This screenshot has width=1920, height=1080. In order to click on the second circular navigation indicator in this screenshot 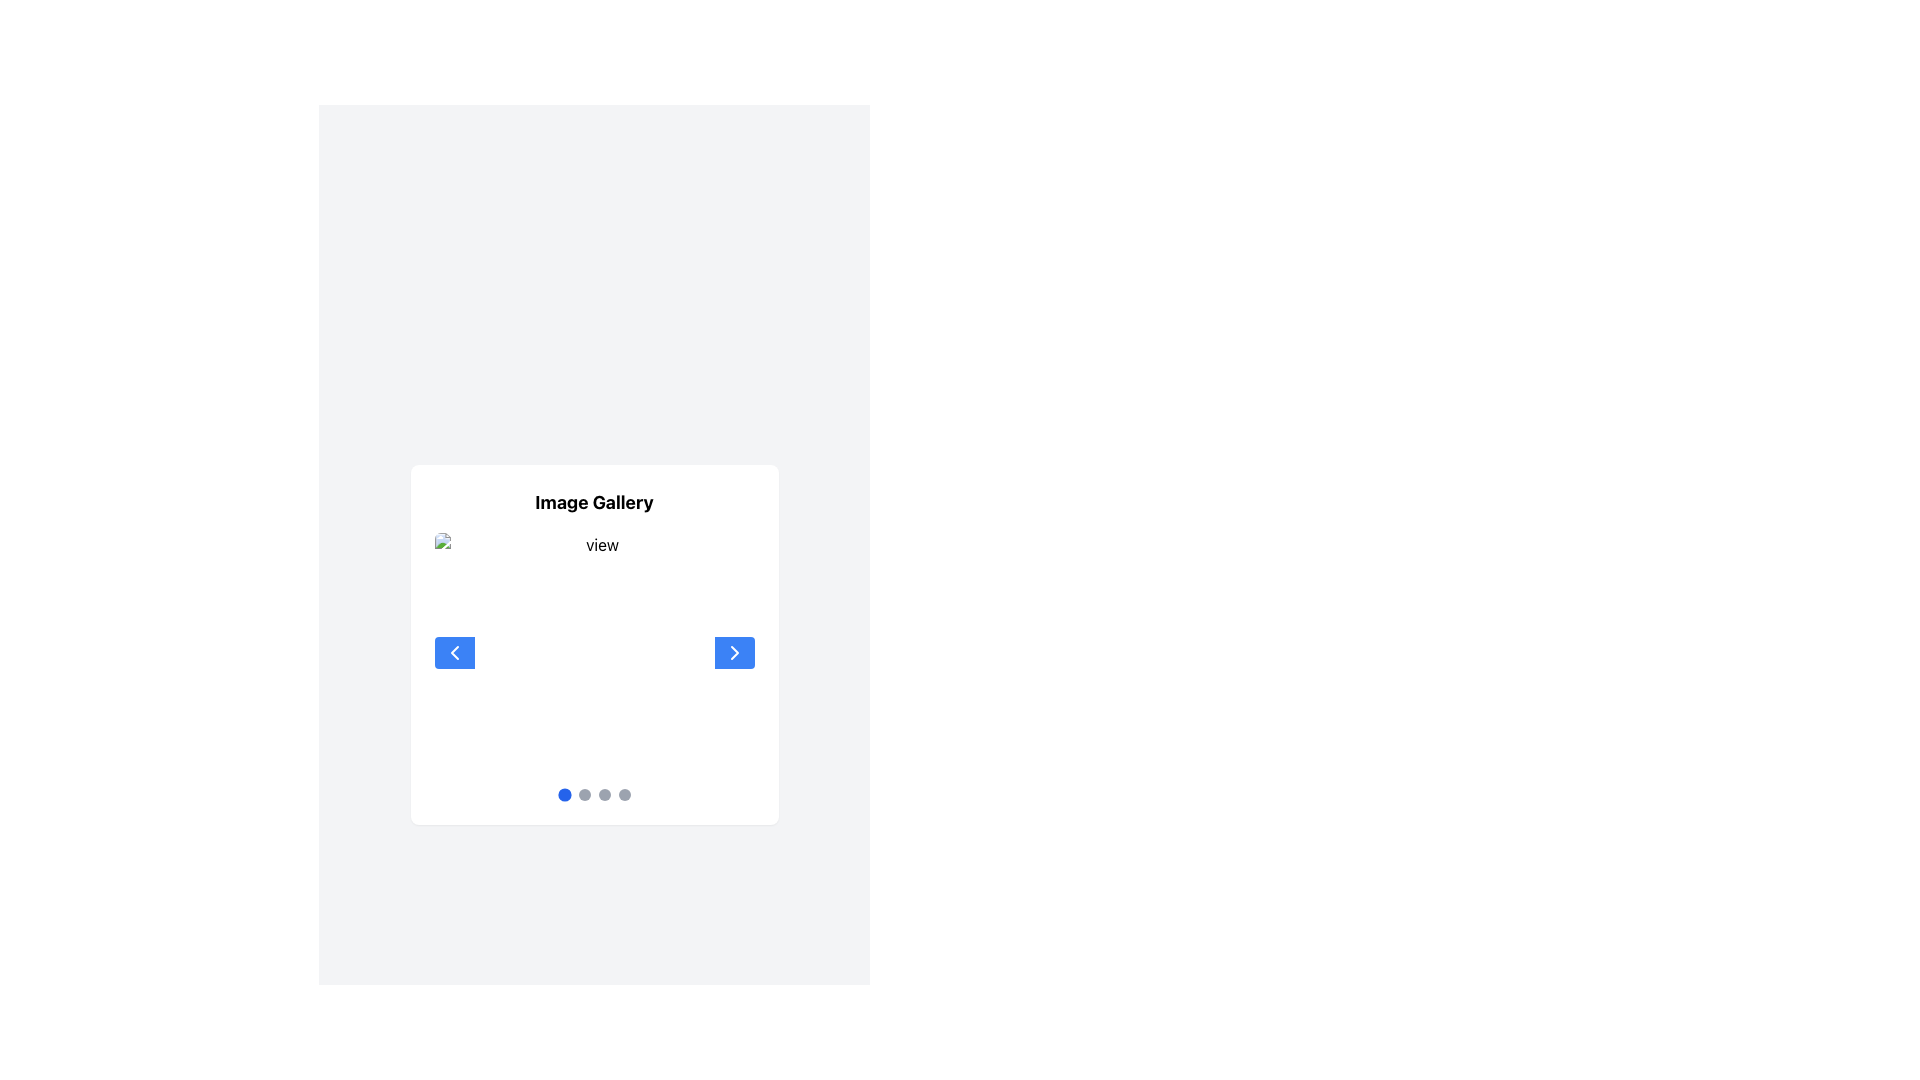, I will do `click(583, 793)`.